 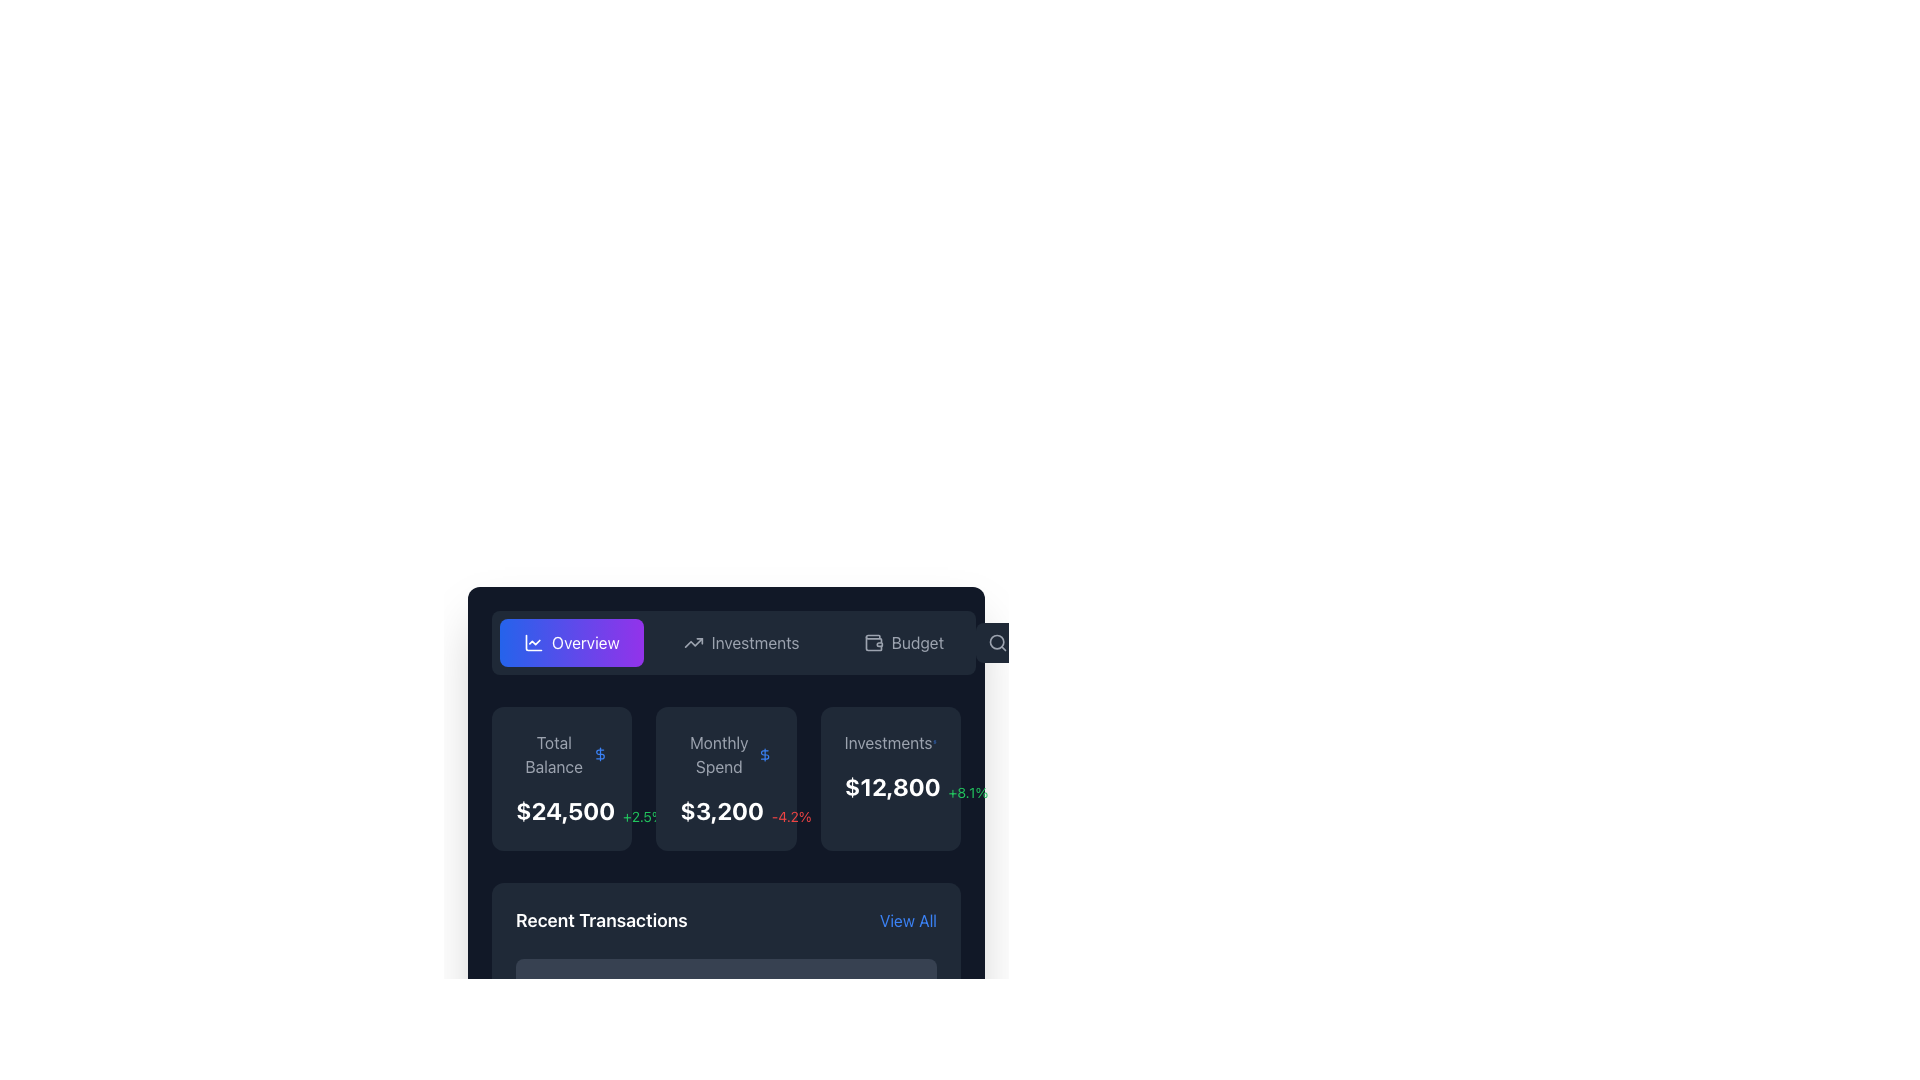 What do you see at coordinates (889, 785) in the screenshot?
I see `the monetary value text display element located within the 'Investments' card, positioned centrally at the bottom right beneath the label` at bounding box center [889, 785].